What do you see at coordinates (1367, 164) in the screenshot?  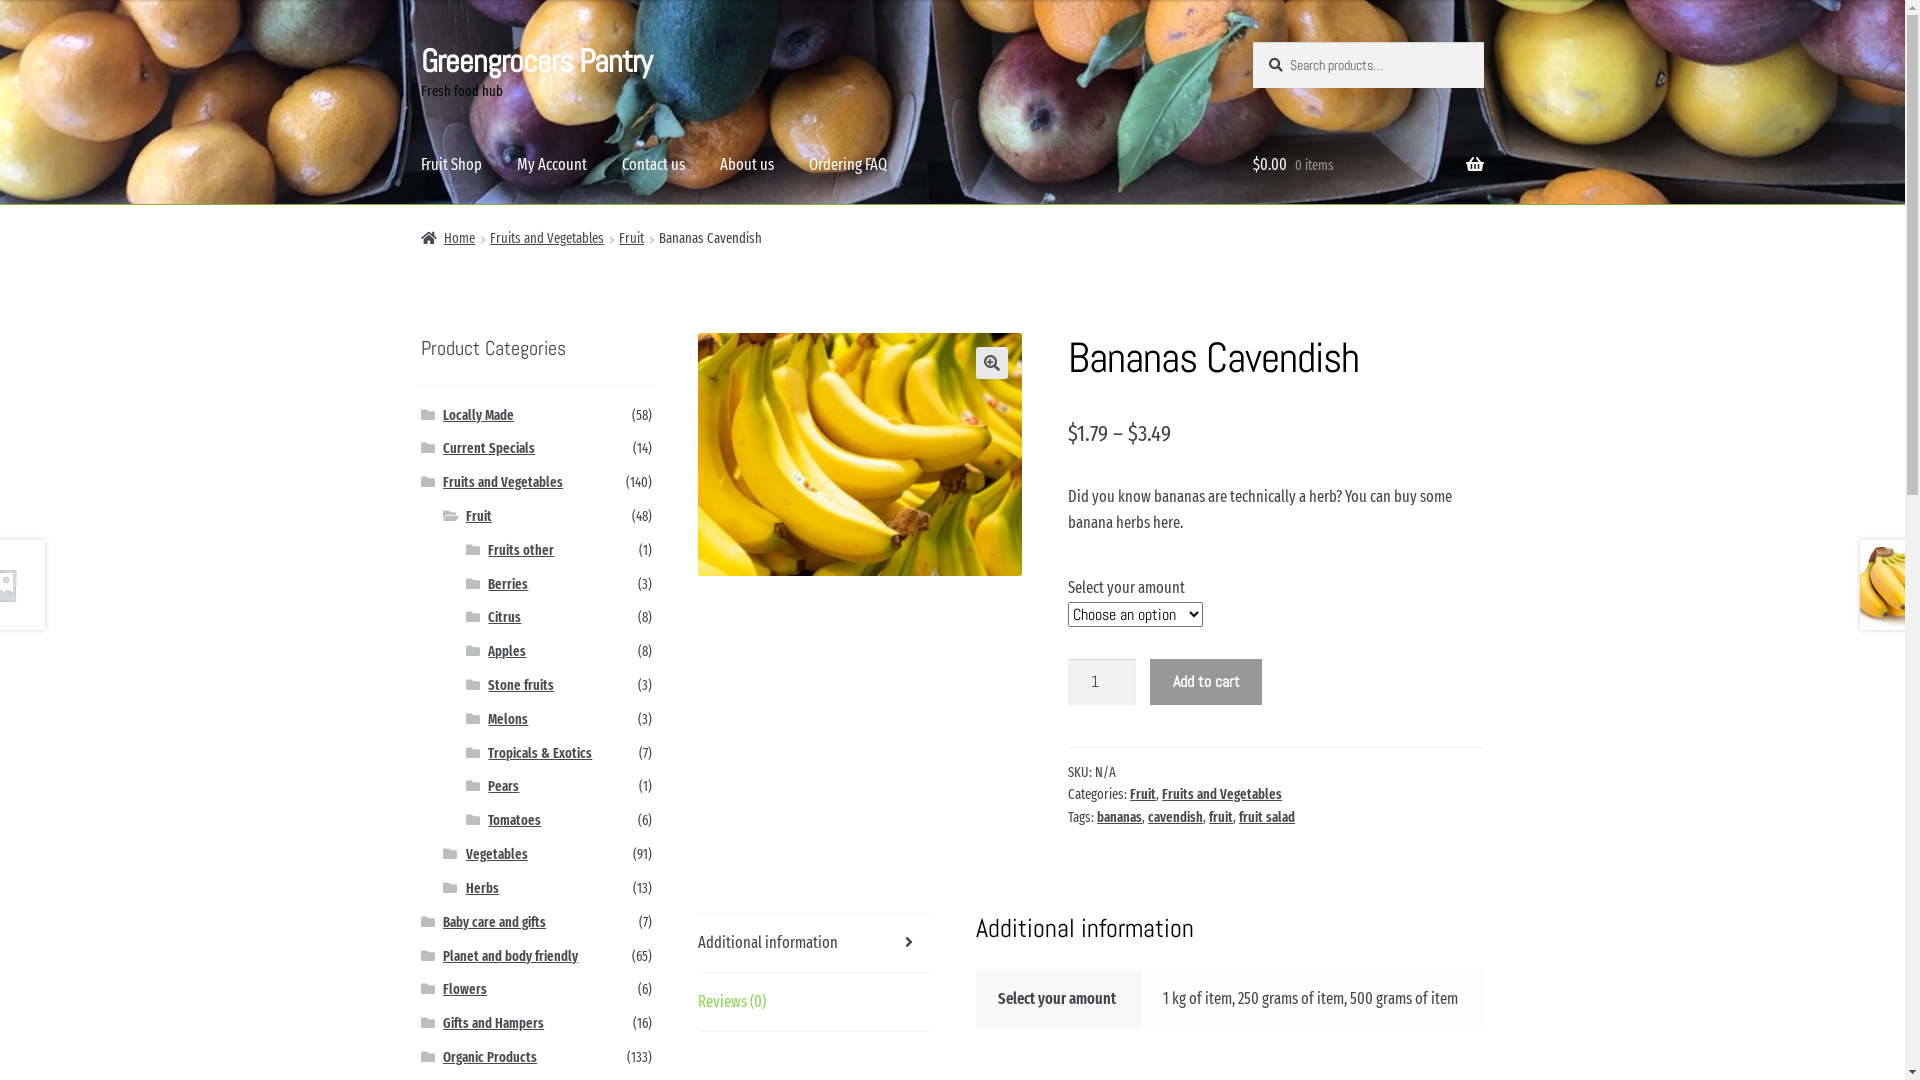 I see `'$0.00 0 items'` at bounding box center [1367, 164].